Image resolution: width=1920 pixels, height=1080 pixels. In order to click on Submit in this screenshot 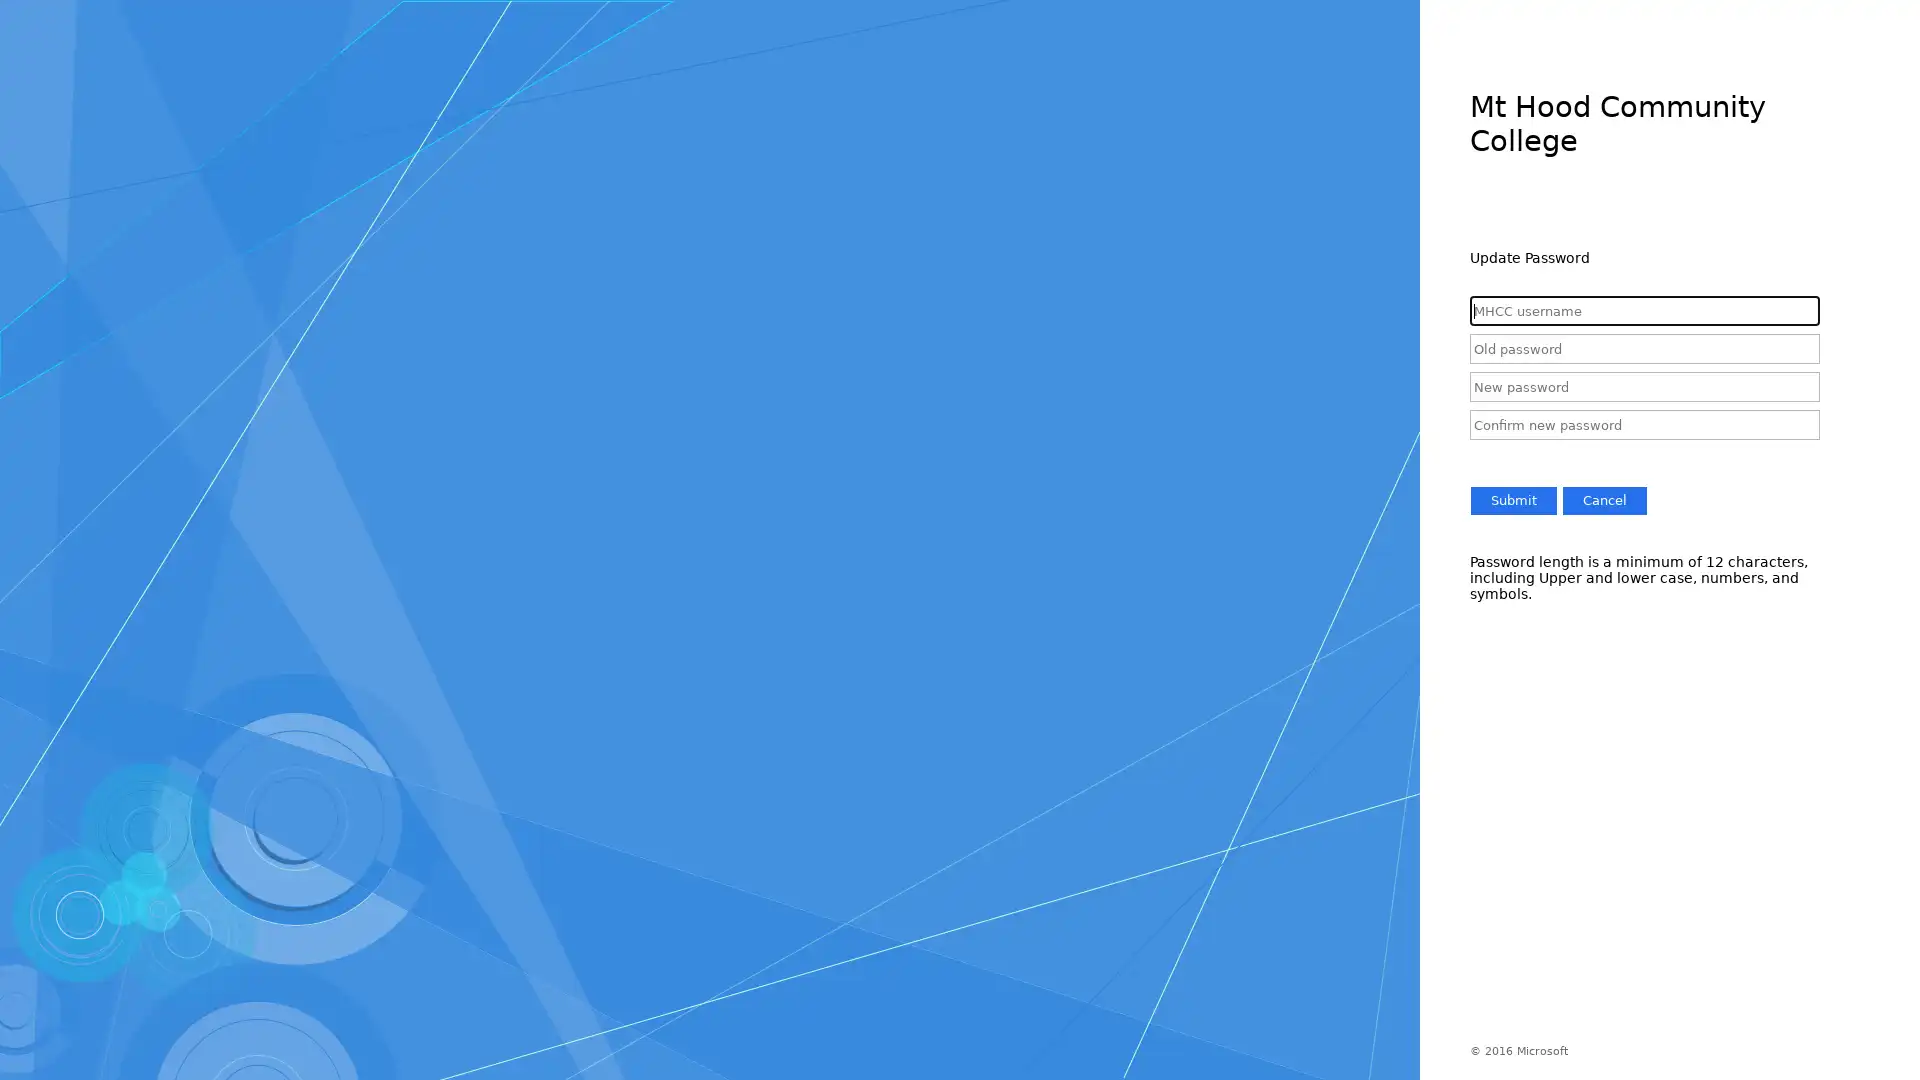, I will do `click(1513, 500)`.